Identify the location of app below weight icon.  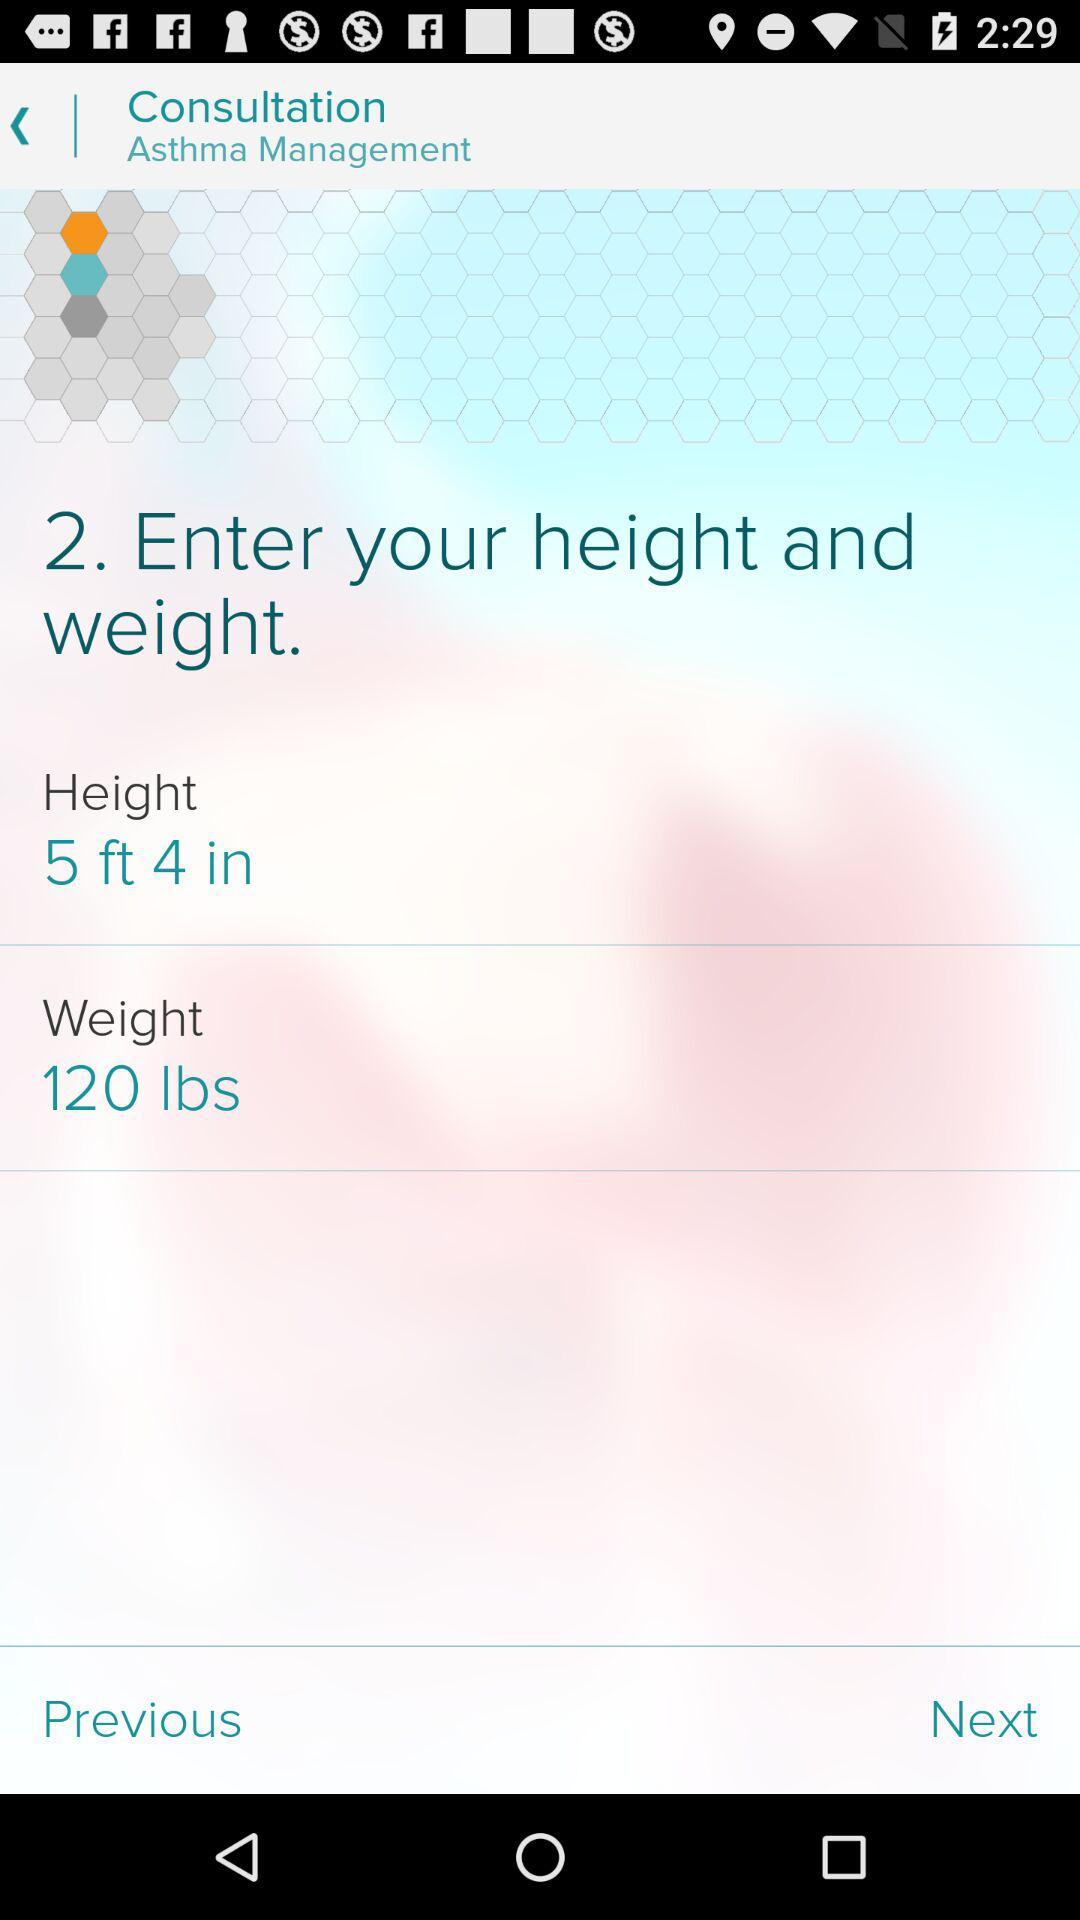
(540, 1088).